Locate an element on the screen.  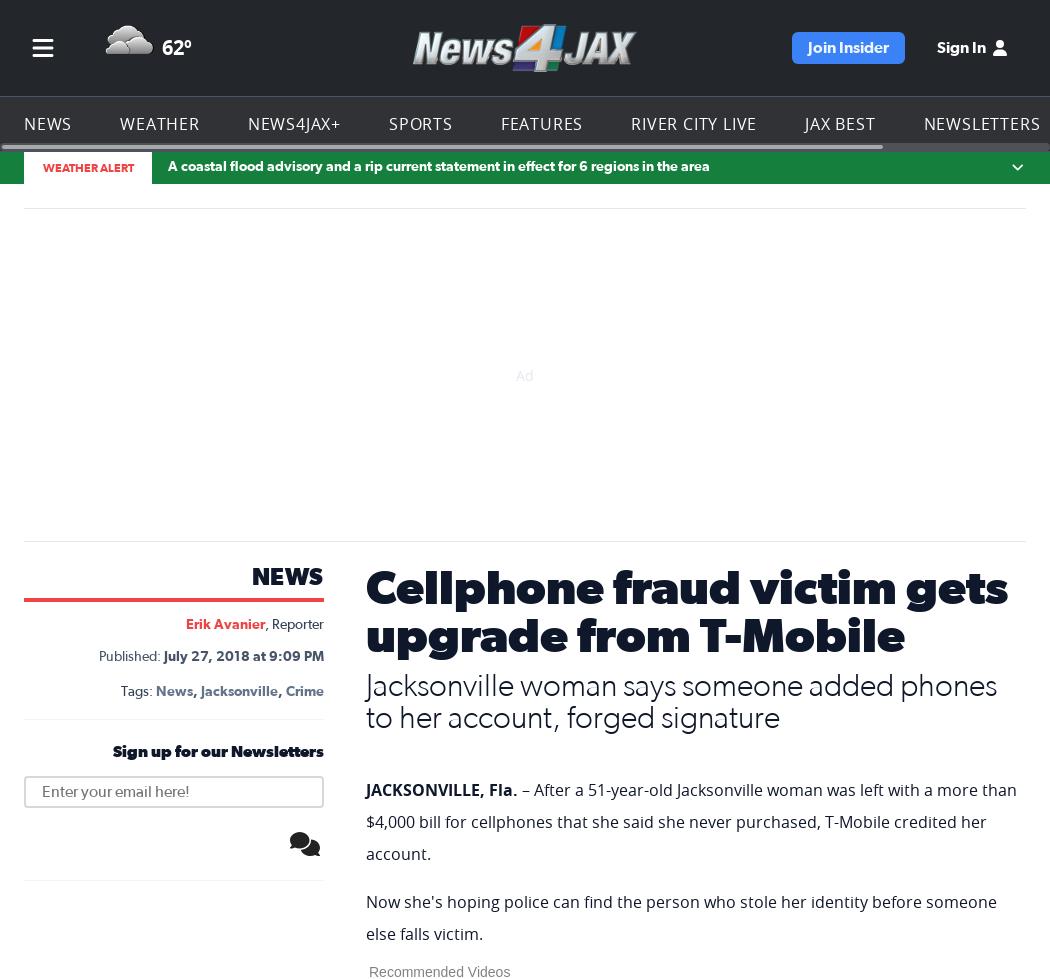
'According to a Jacksonville Sheriff's Office report, the cellphones were never picked up at the store nor were they delivered to Edwards' house.' is located at coordinates (690, 225).